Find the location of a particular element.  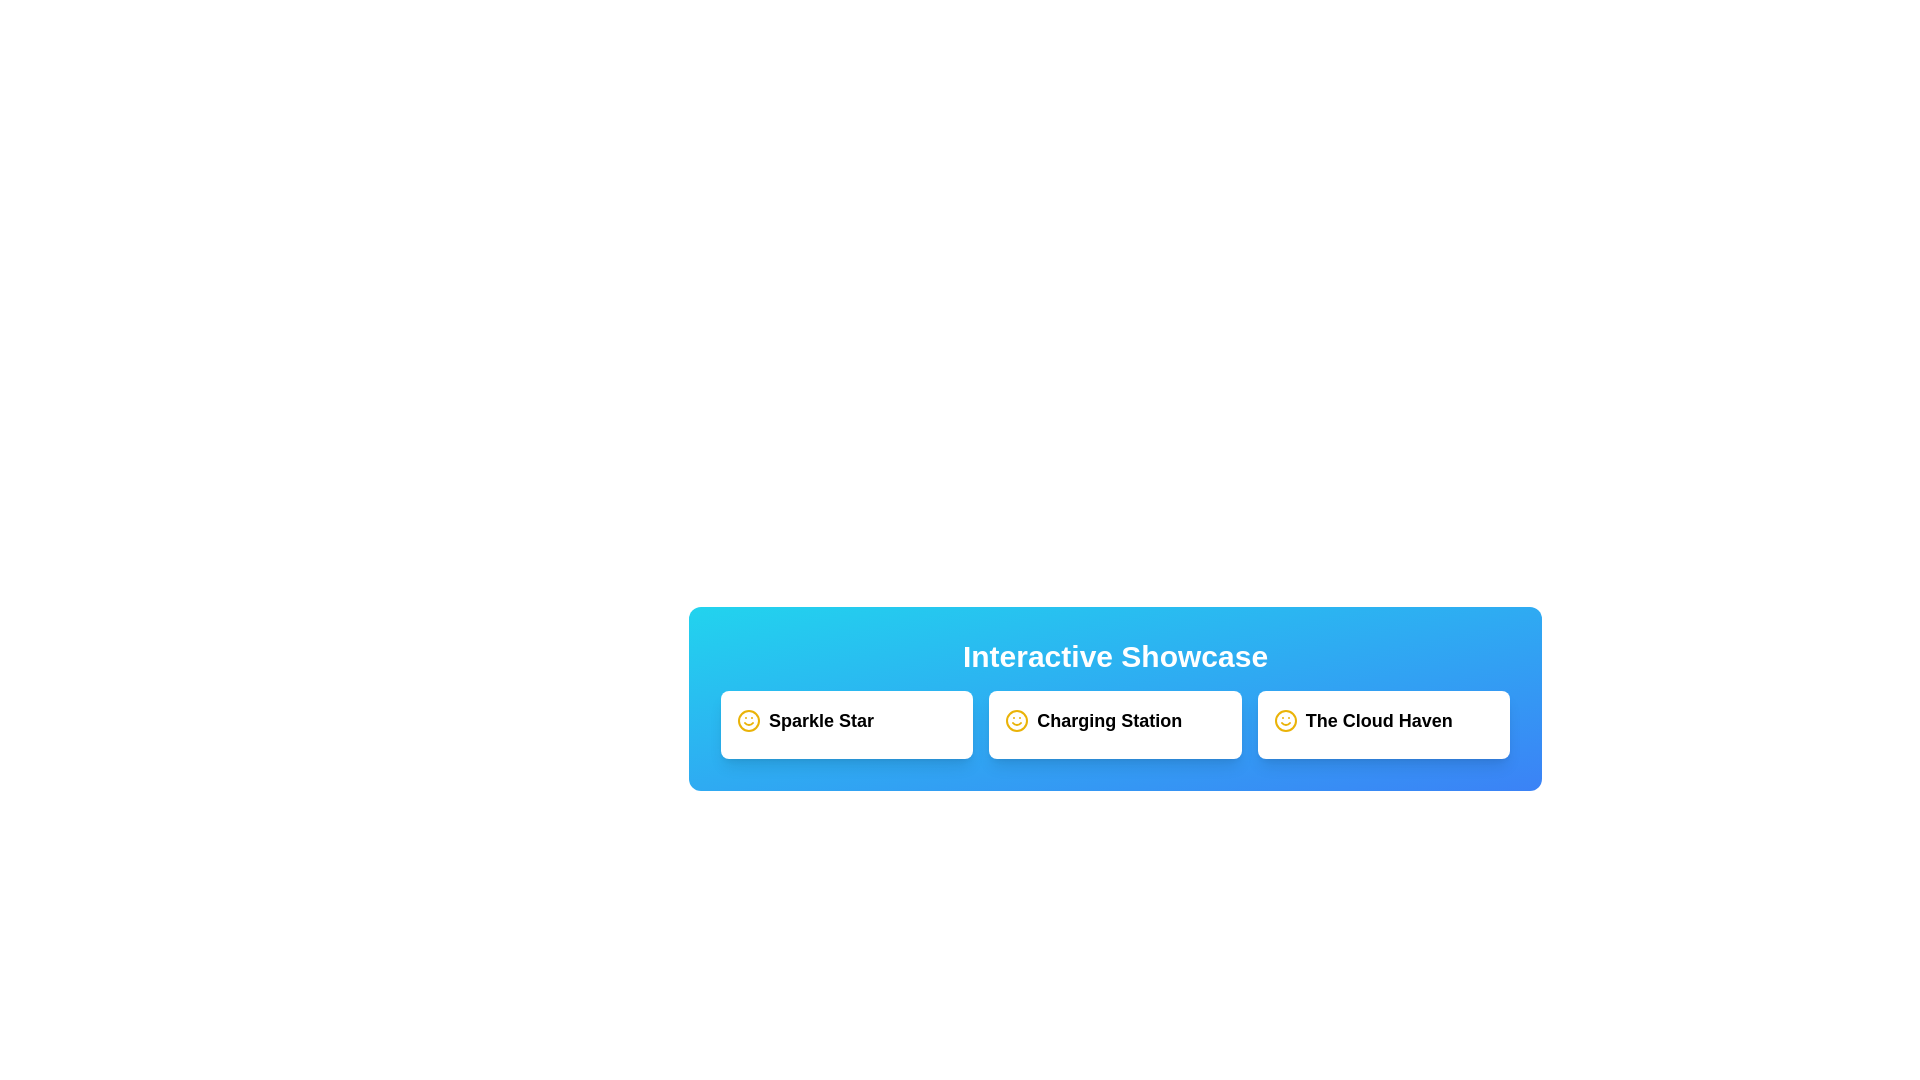

the orange smiling face icon representing a cheerful expression, located on the left side of the label 'The Cloud Haven' in the rightmost box of the 'Interactive Showcase' section is located at coordinates (1285, 721).